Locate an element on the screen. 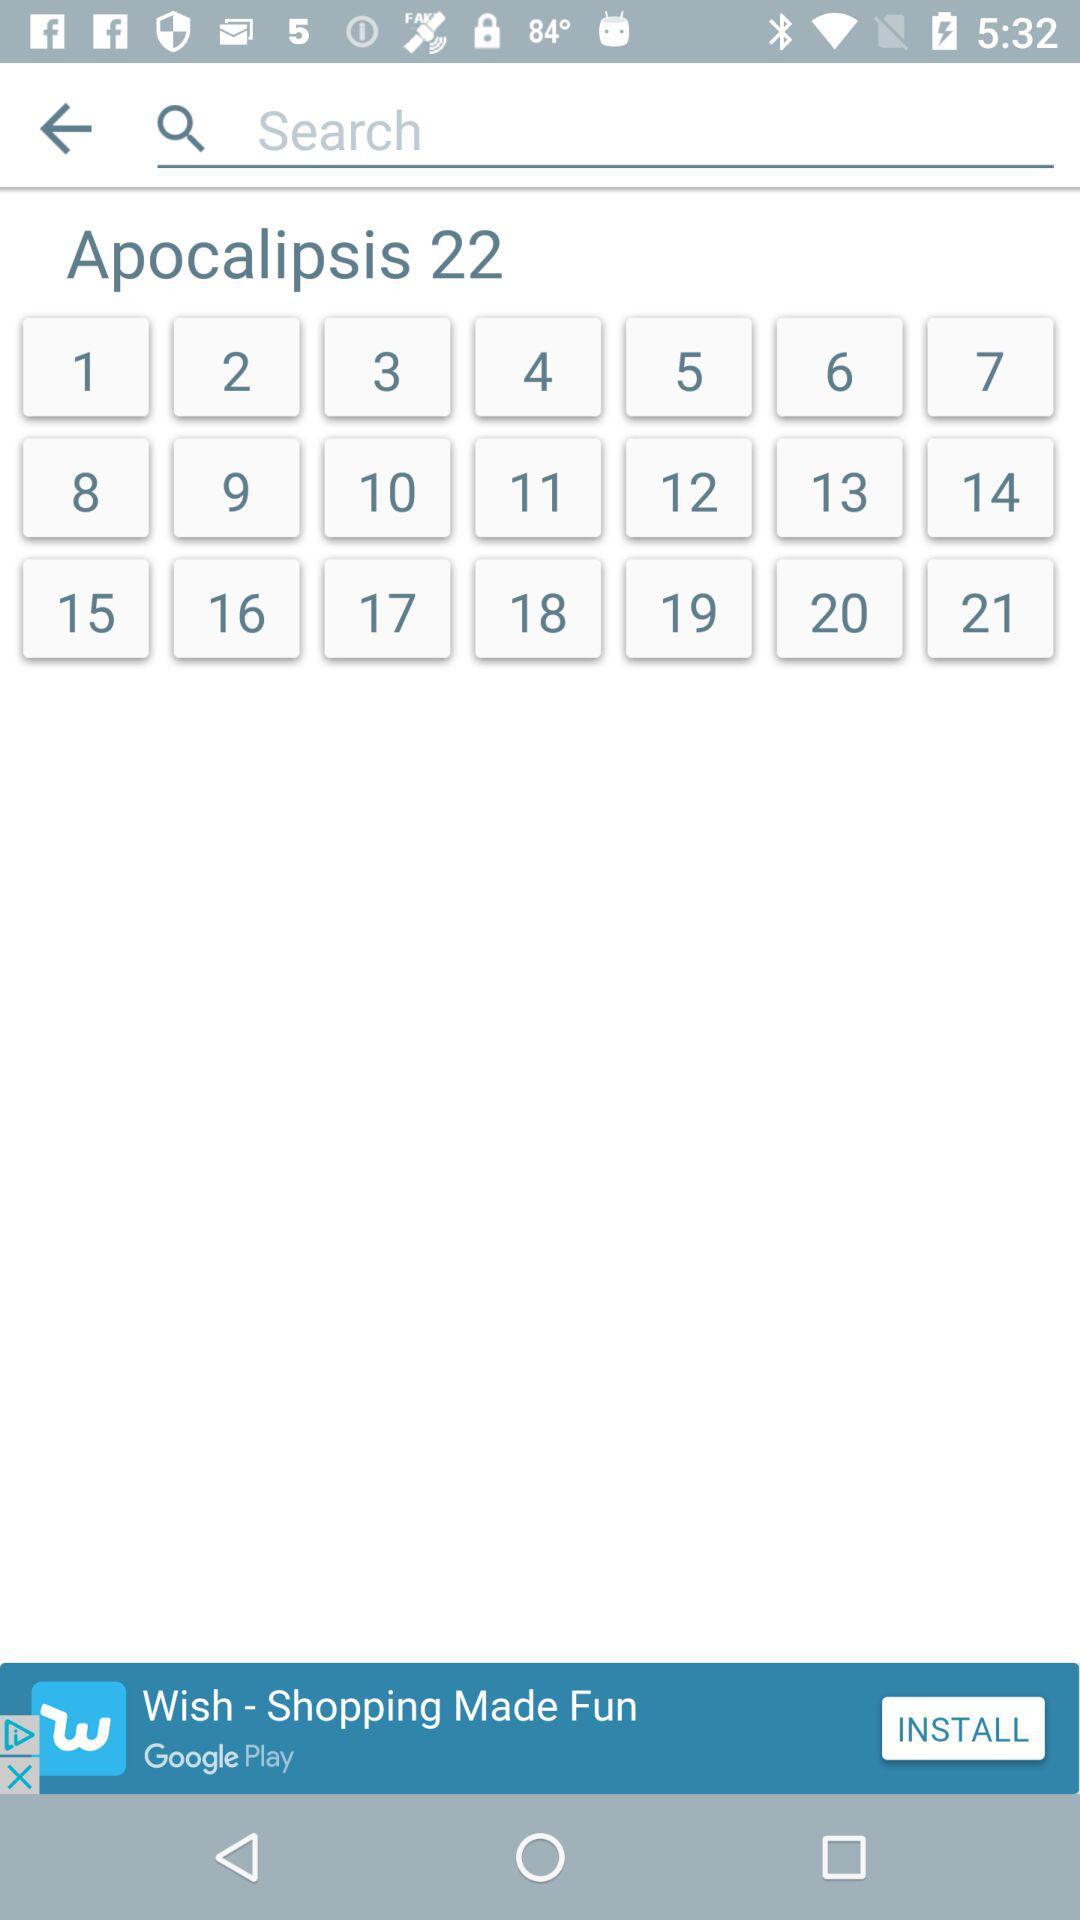  wish app on google play is located at coordinates (540, 1727).